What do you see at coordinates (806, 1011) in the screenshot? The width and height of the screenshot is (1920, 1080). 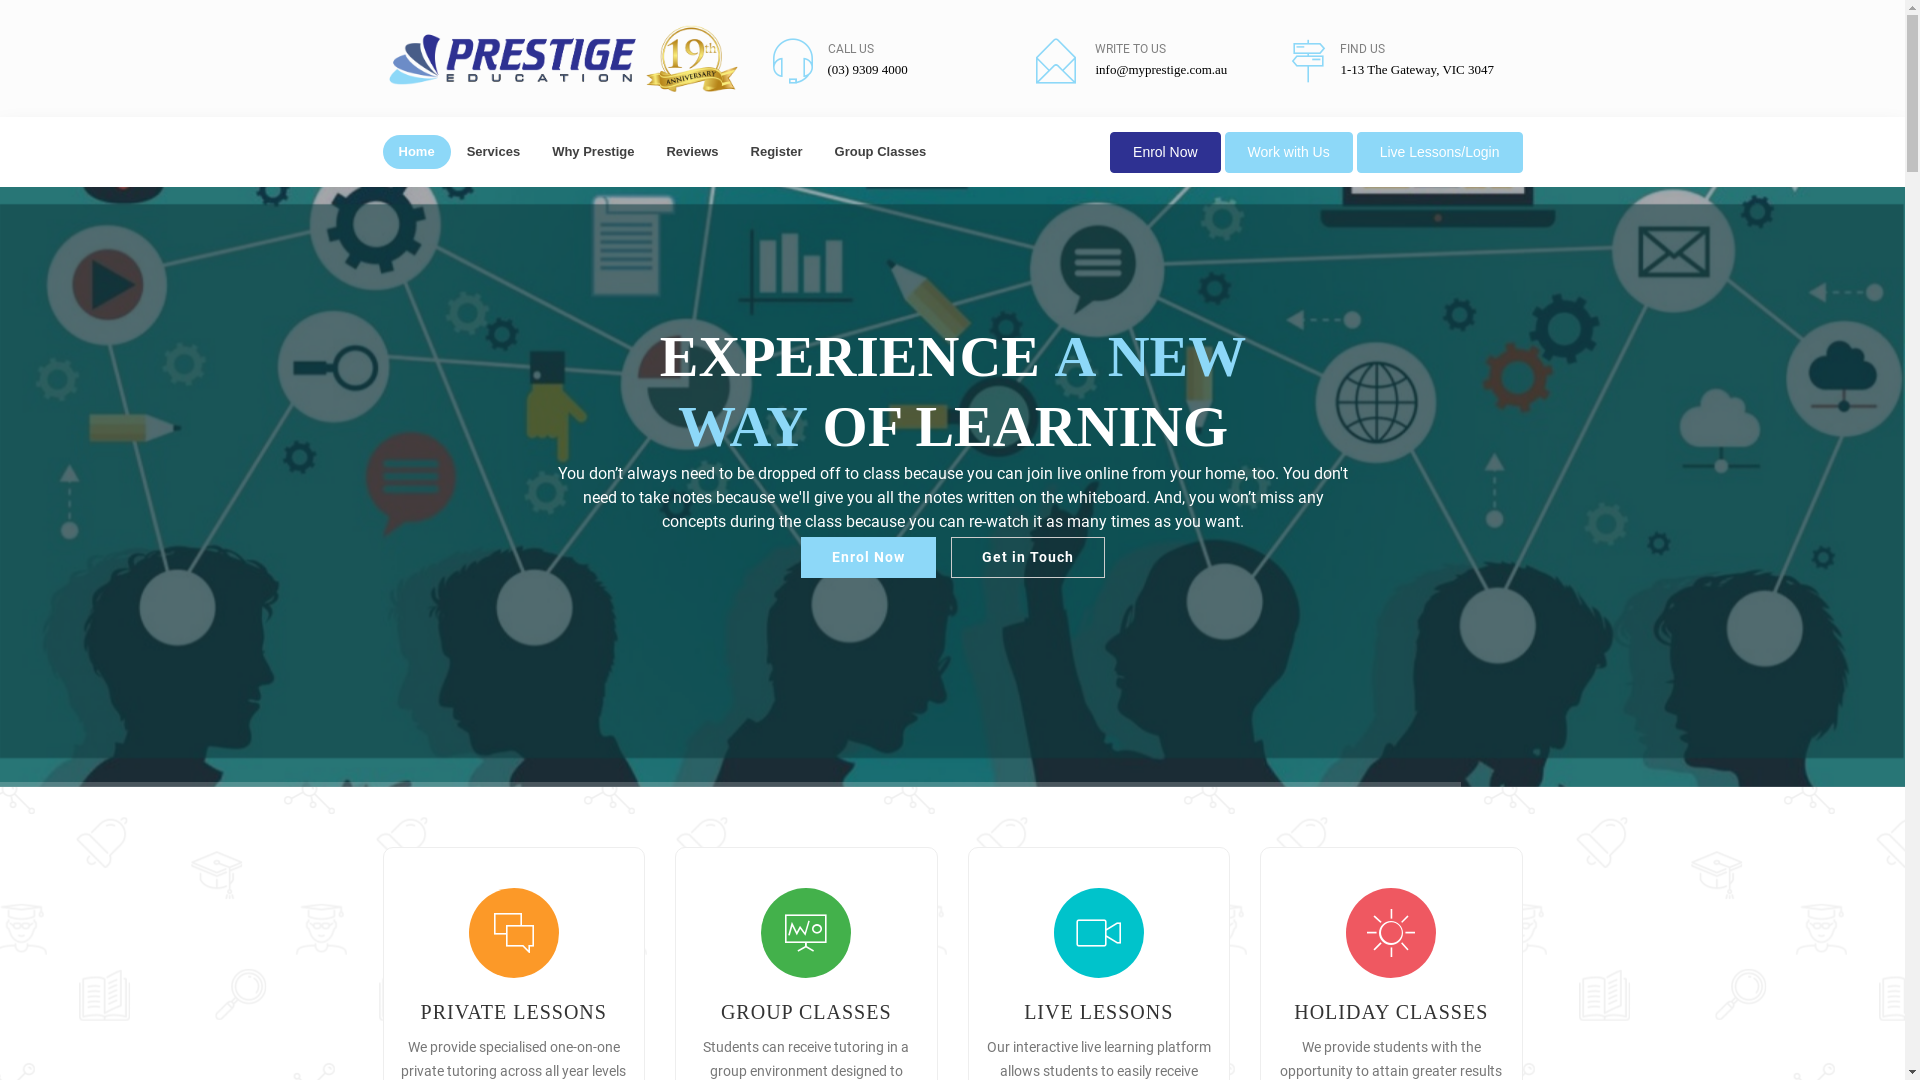 I see `'GROUP CLASSES'` at bounding box center [806, 1011].